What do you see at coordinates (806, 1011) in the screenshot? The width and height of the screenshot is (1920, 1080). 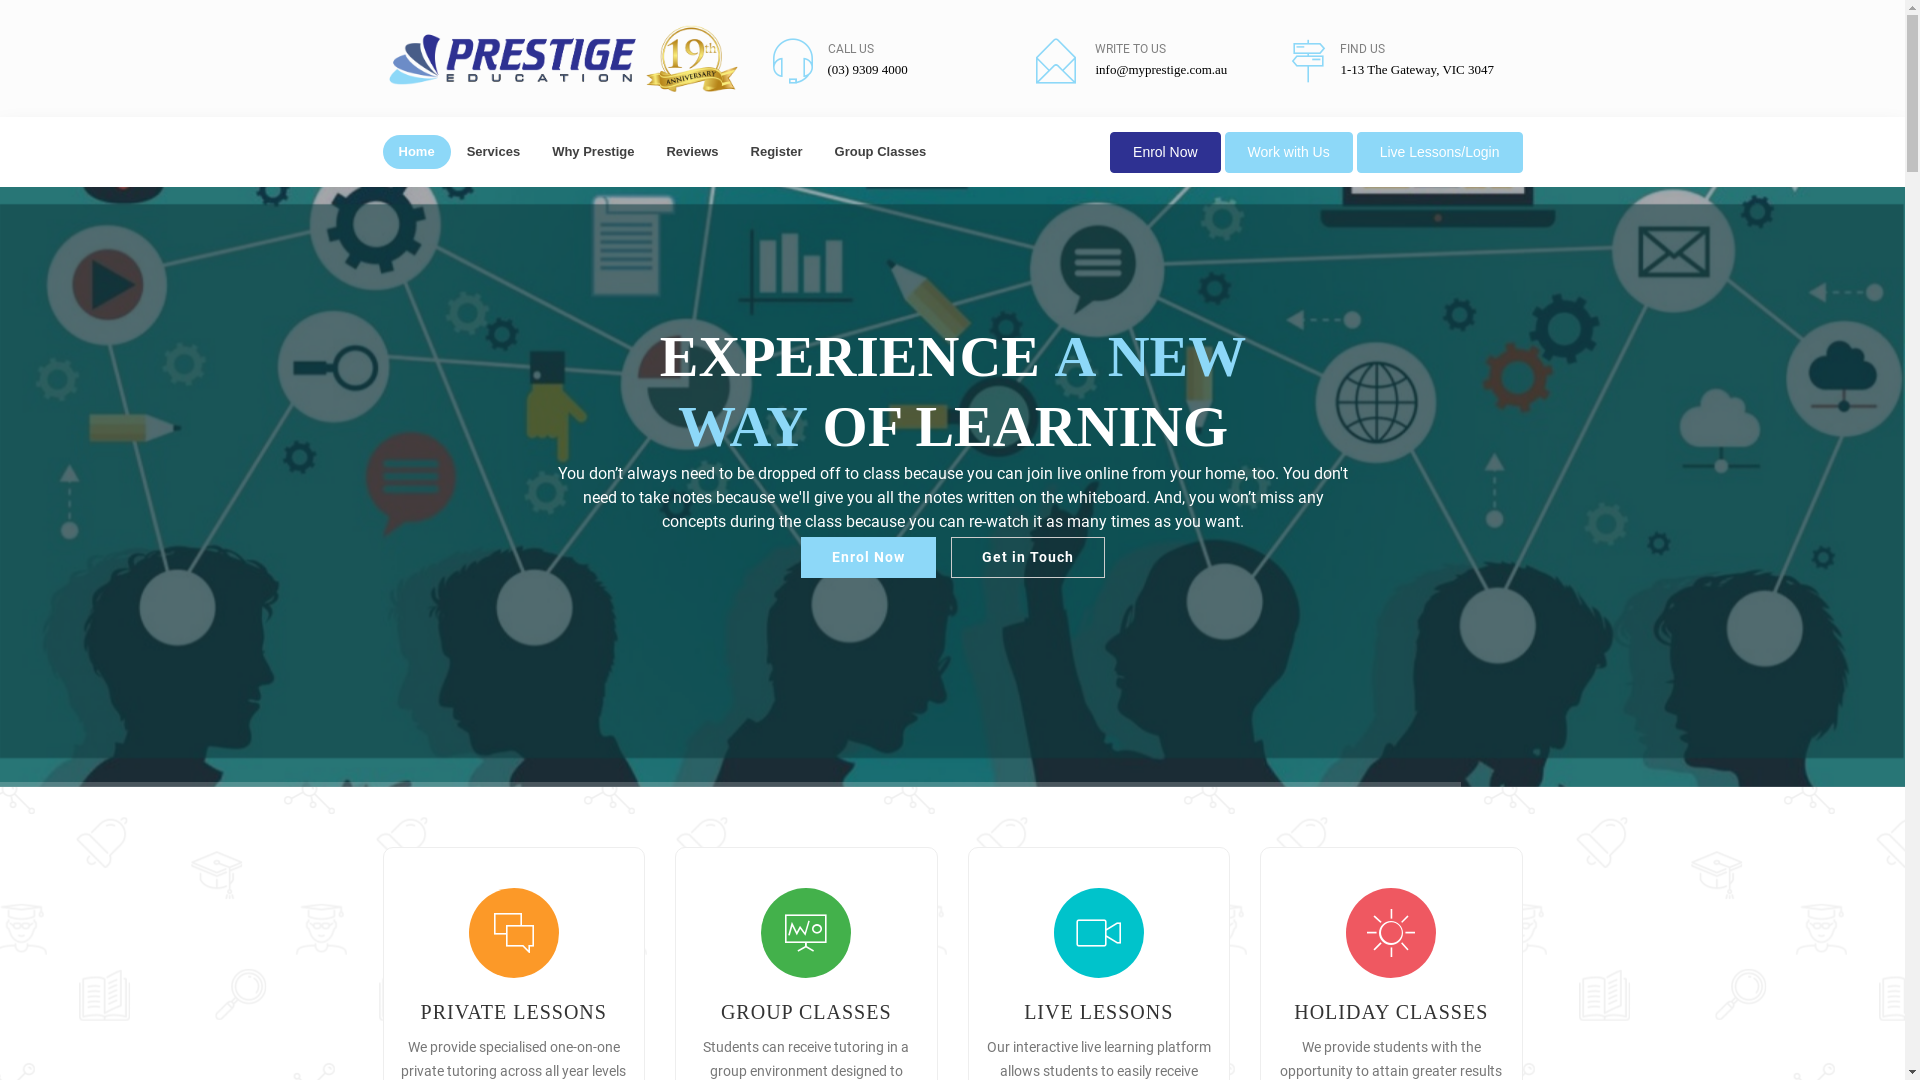 I see `'GROUP CLASSES'` at bounding box center [806, 1011].